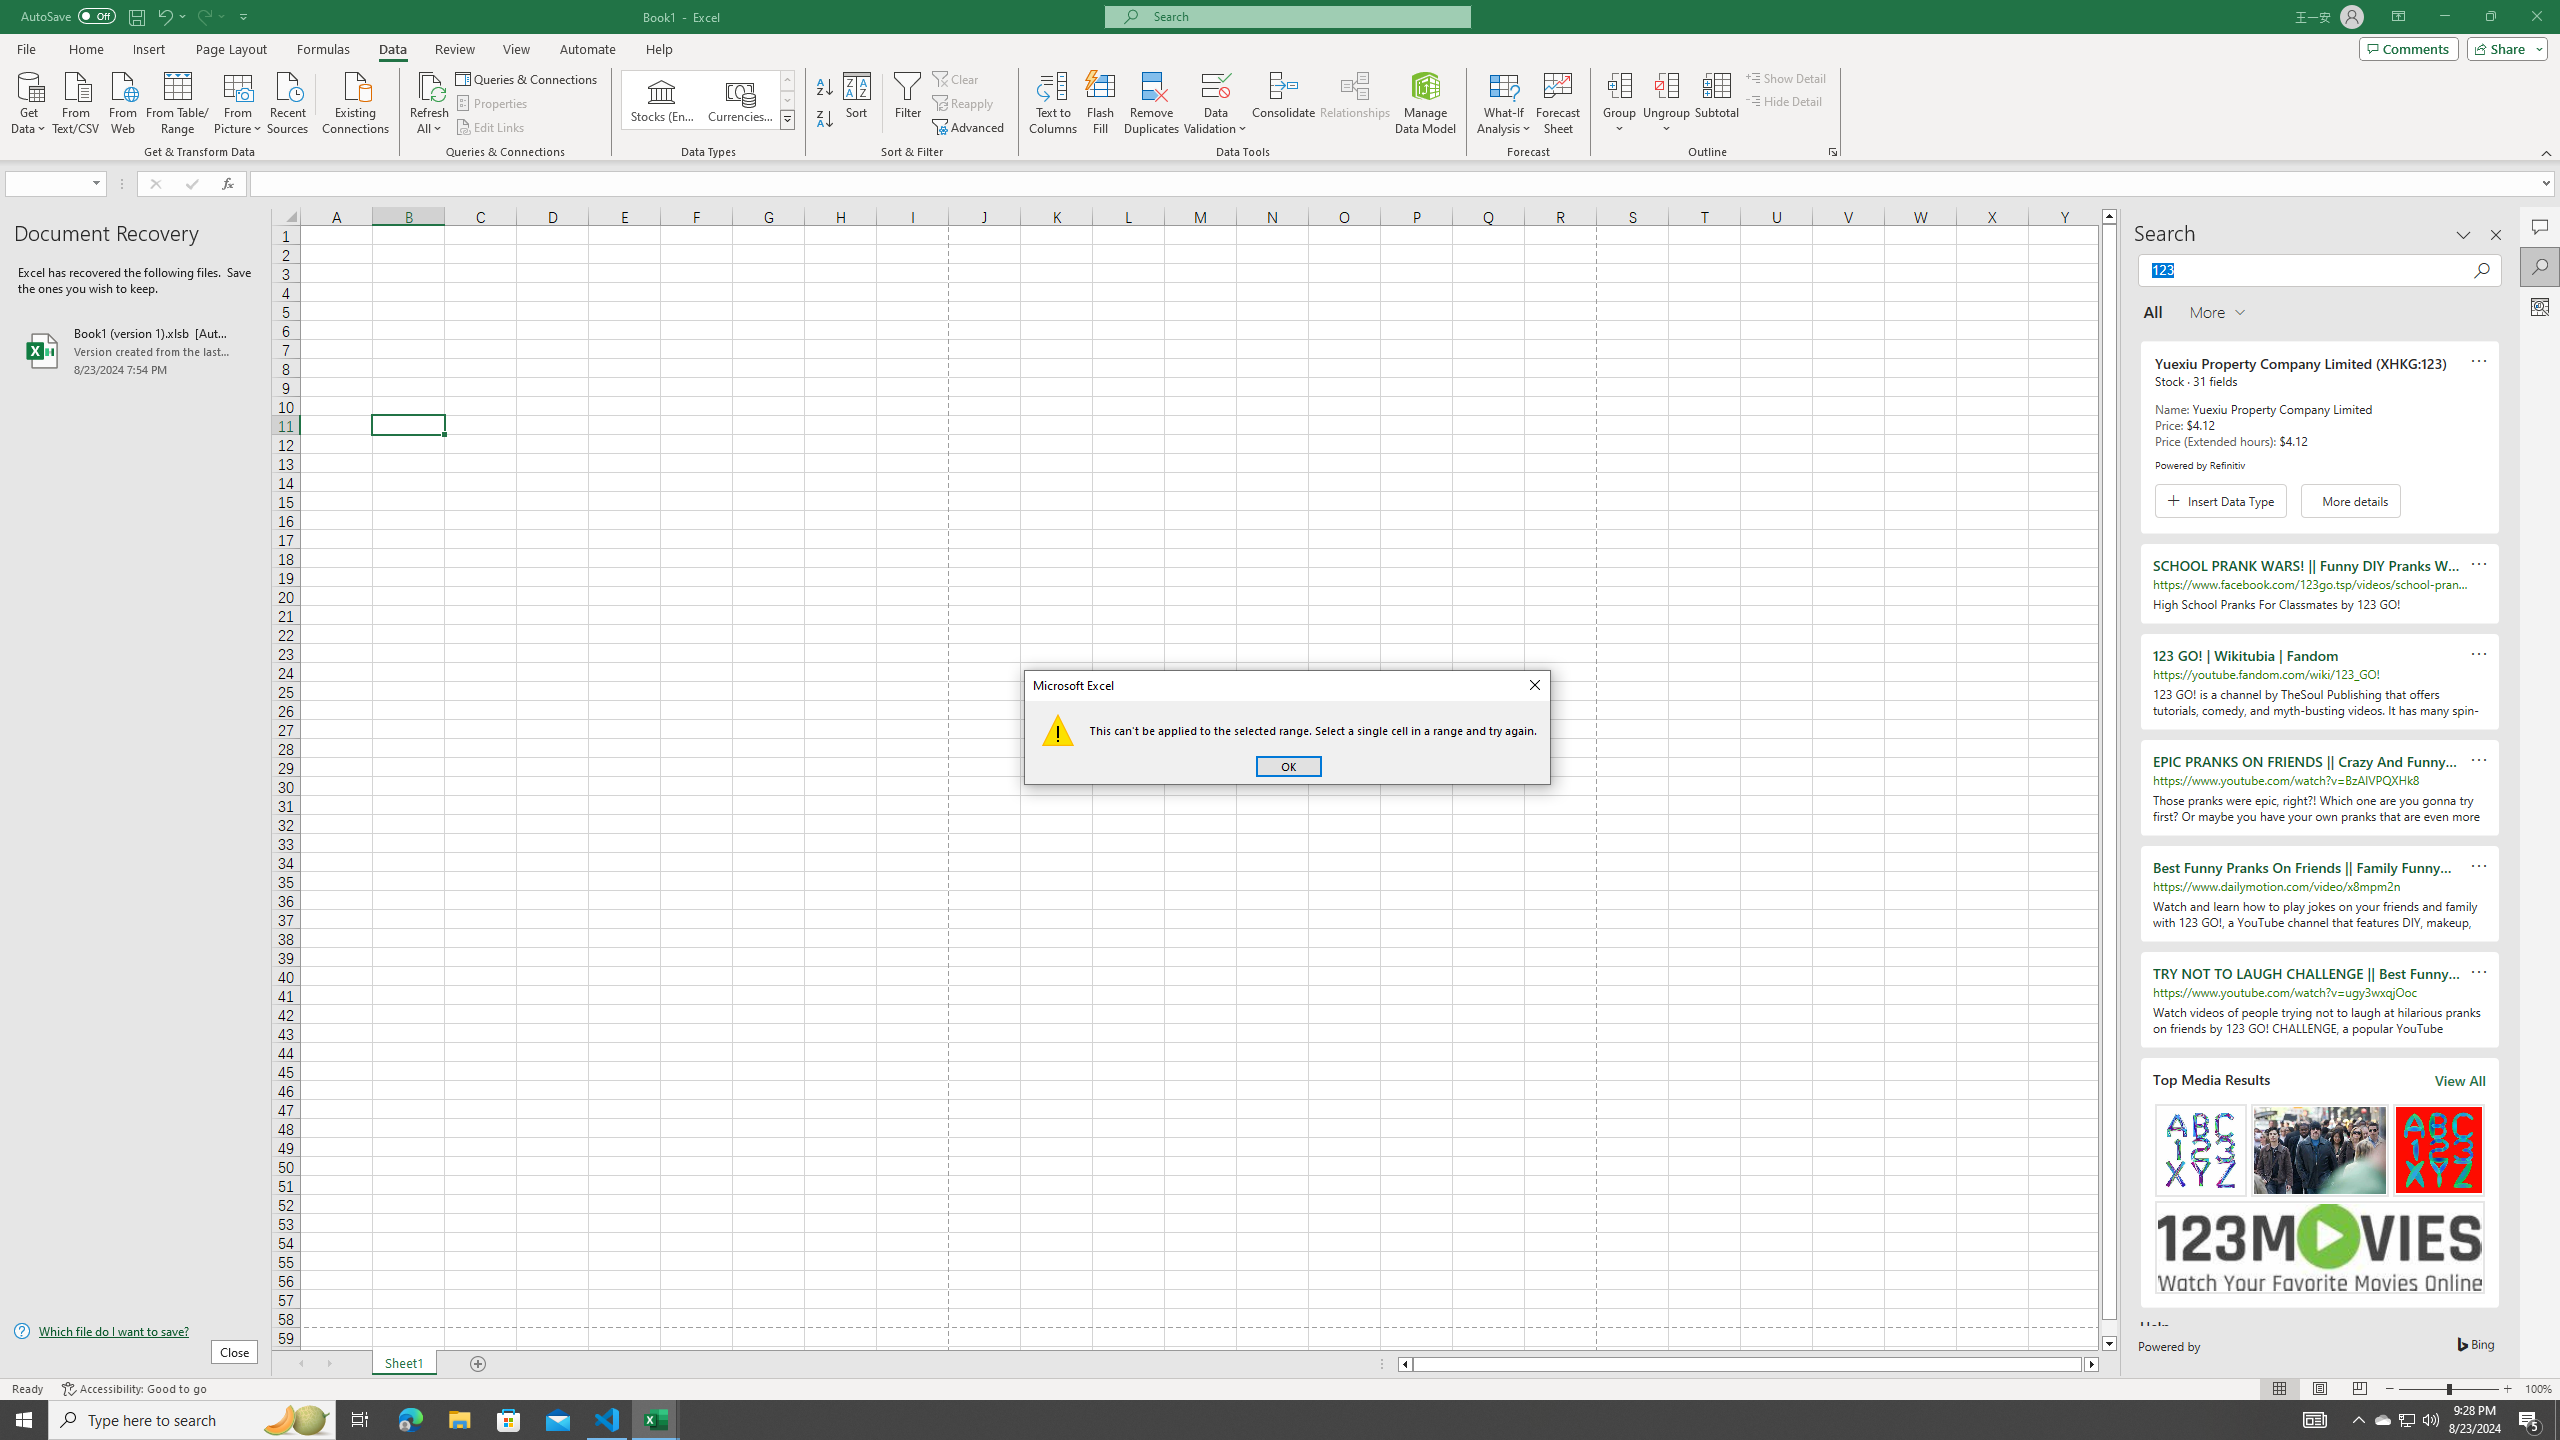  Describe the element at coordinates (856, 103) in the screenshot. I see `'Sort...'` at that location.